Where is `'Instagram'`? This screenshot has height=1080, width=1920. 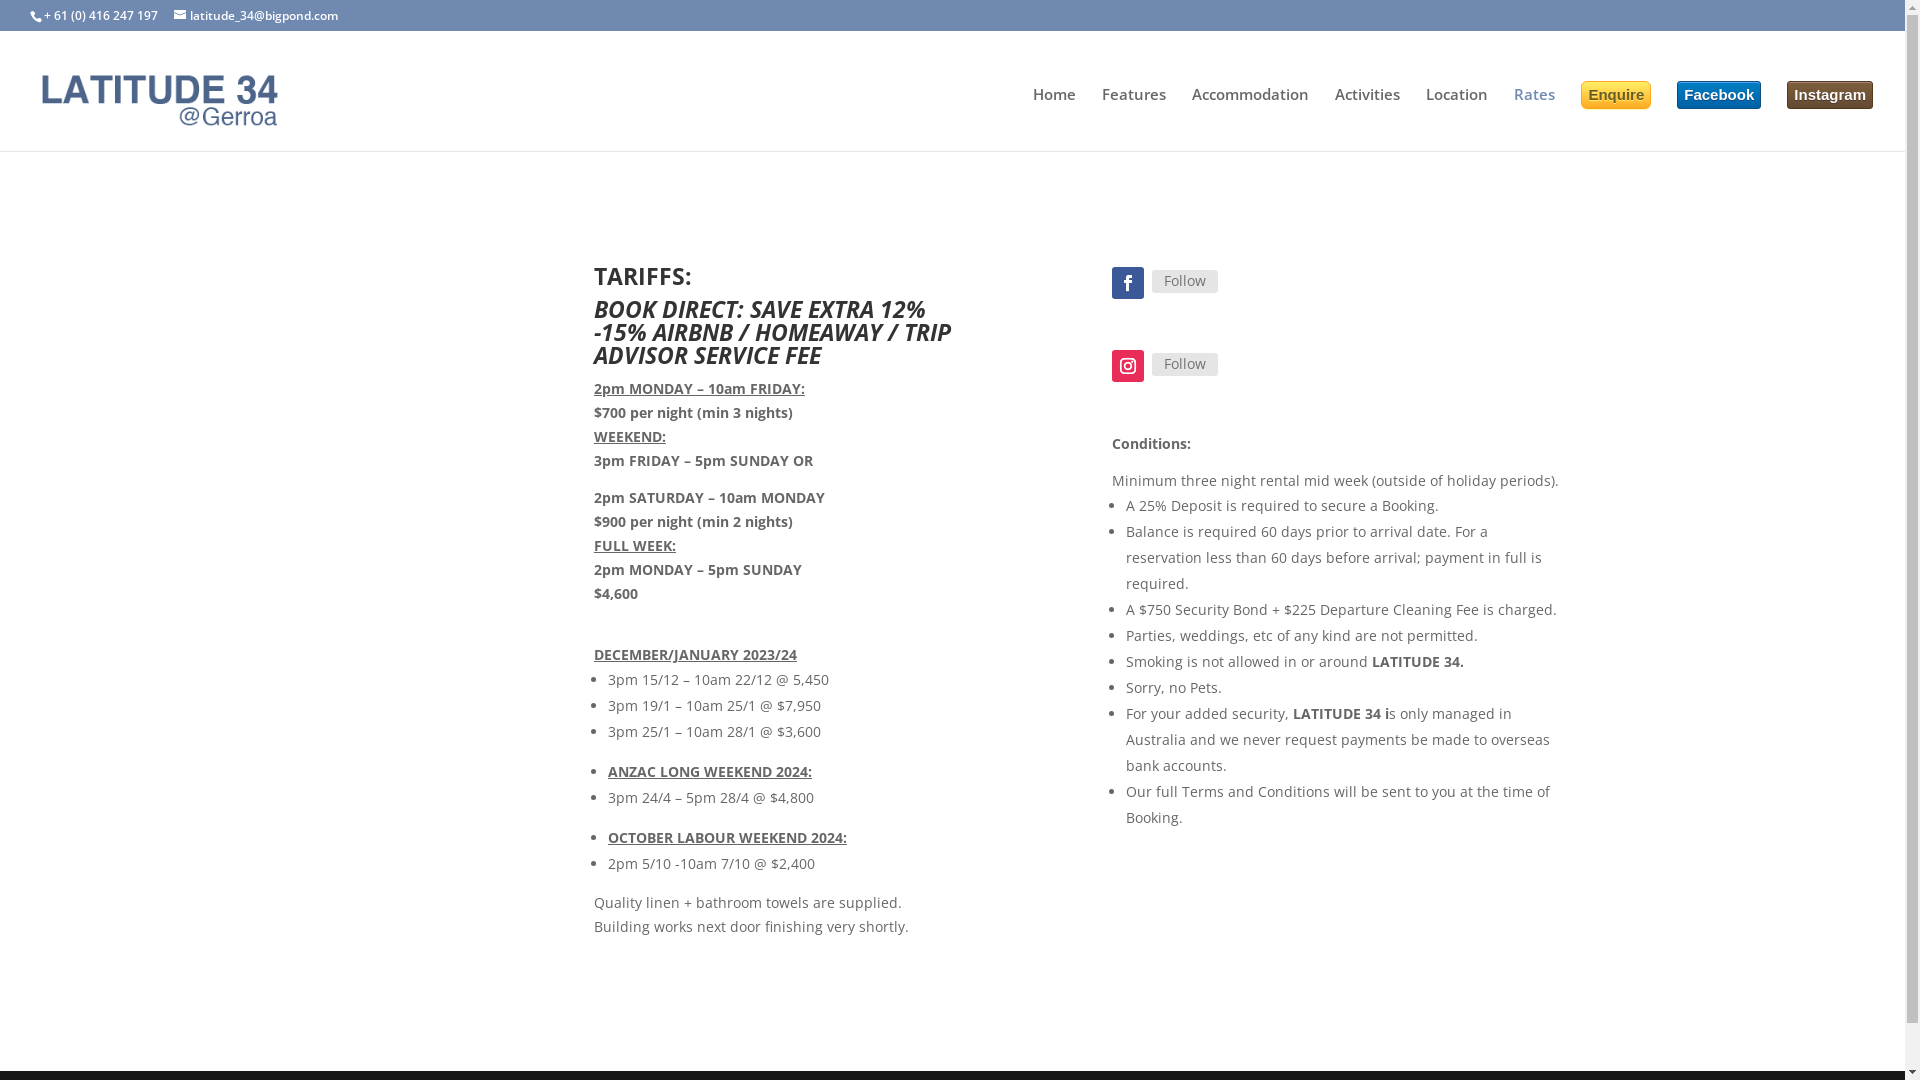 'Instagram' is located at coordinates (1786, 95).